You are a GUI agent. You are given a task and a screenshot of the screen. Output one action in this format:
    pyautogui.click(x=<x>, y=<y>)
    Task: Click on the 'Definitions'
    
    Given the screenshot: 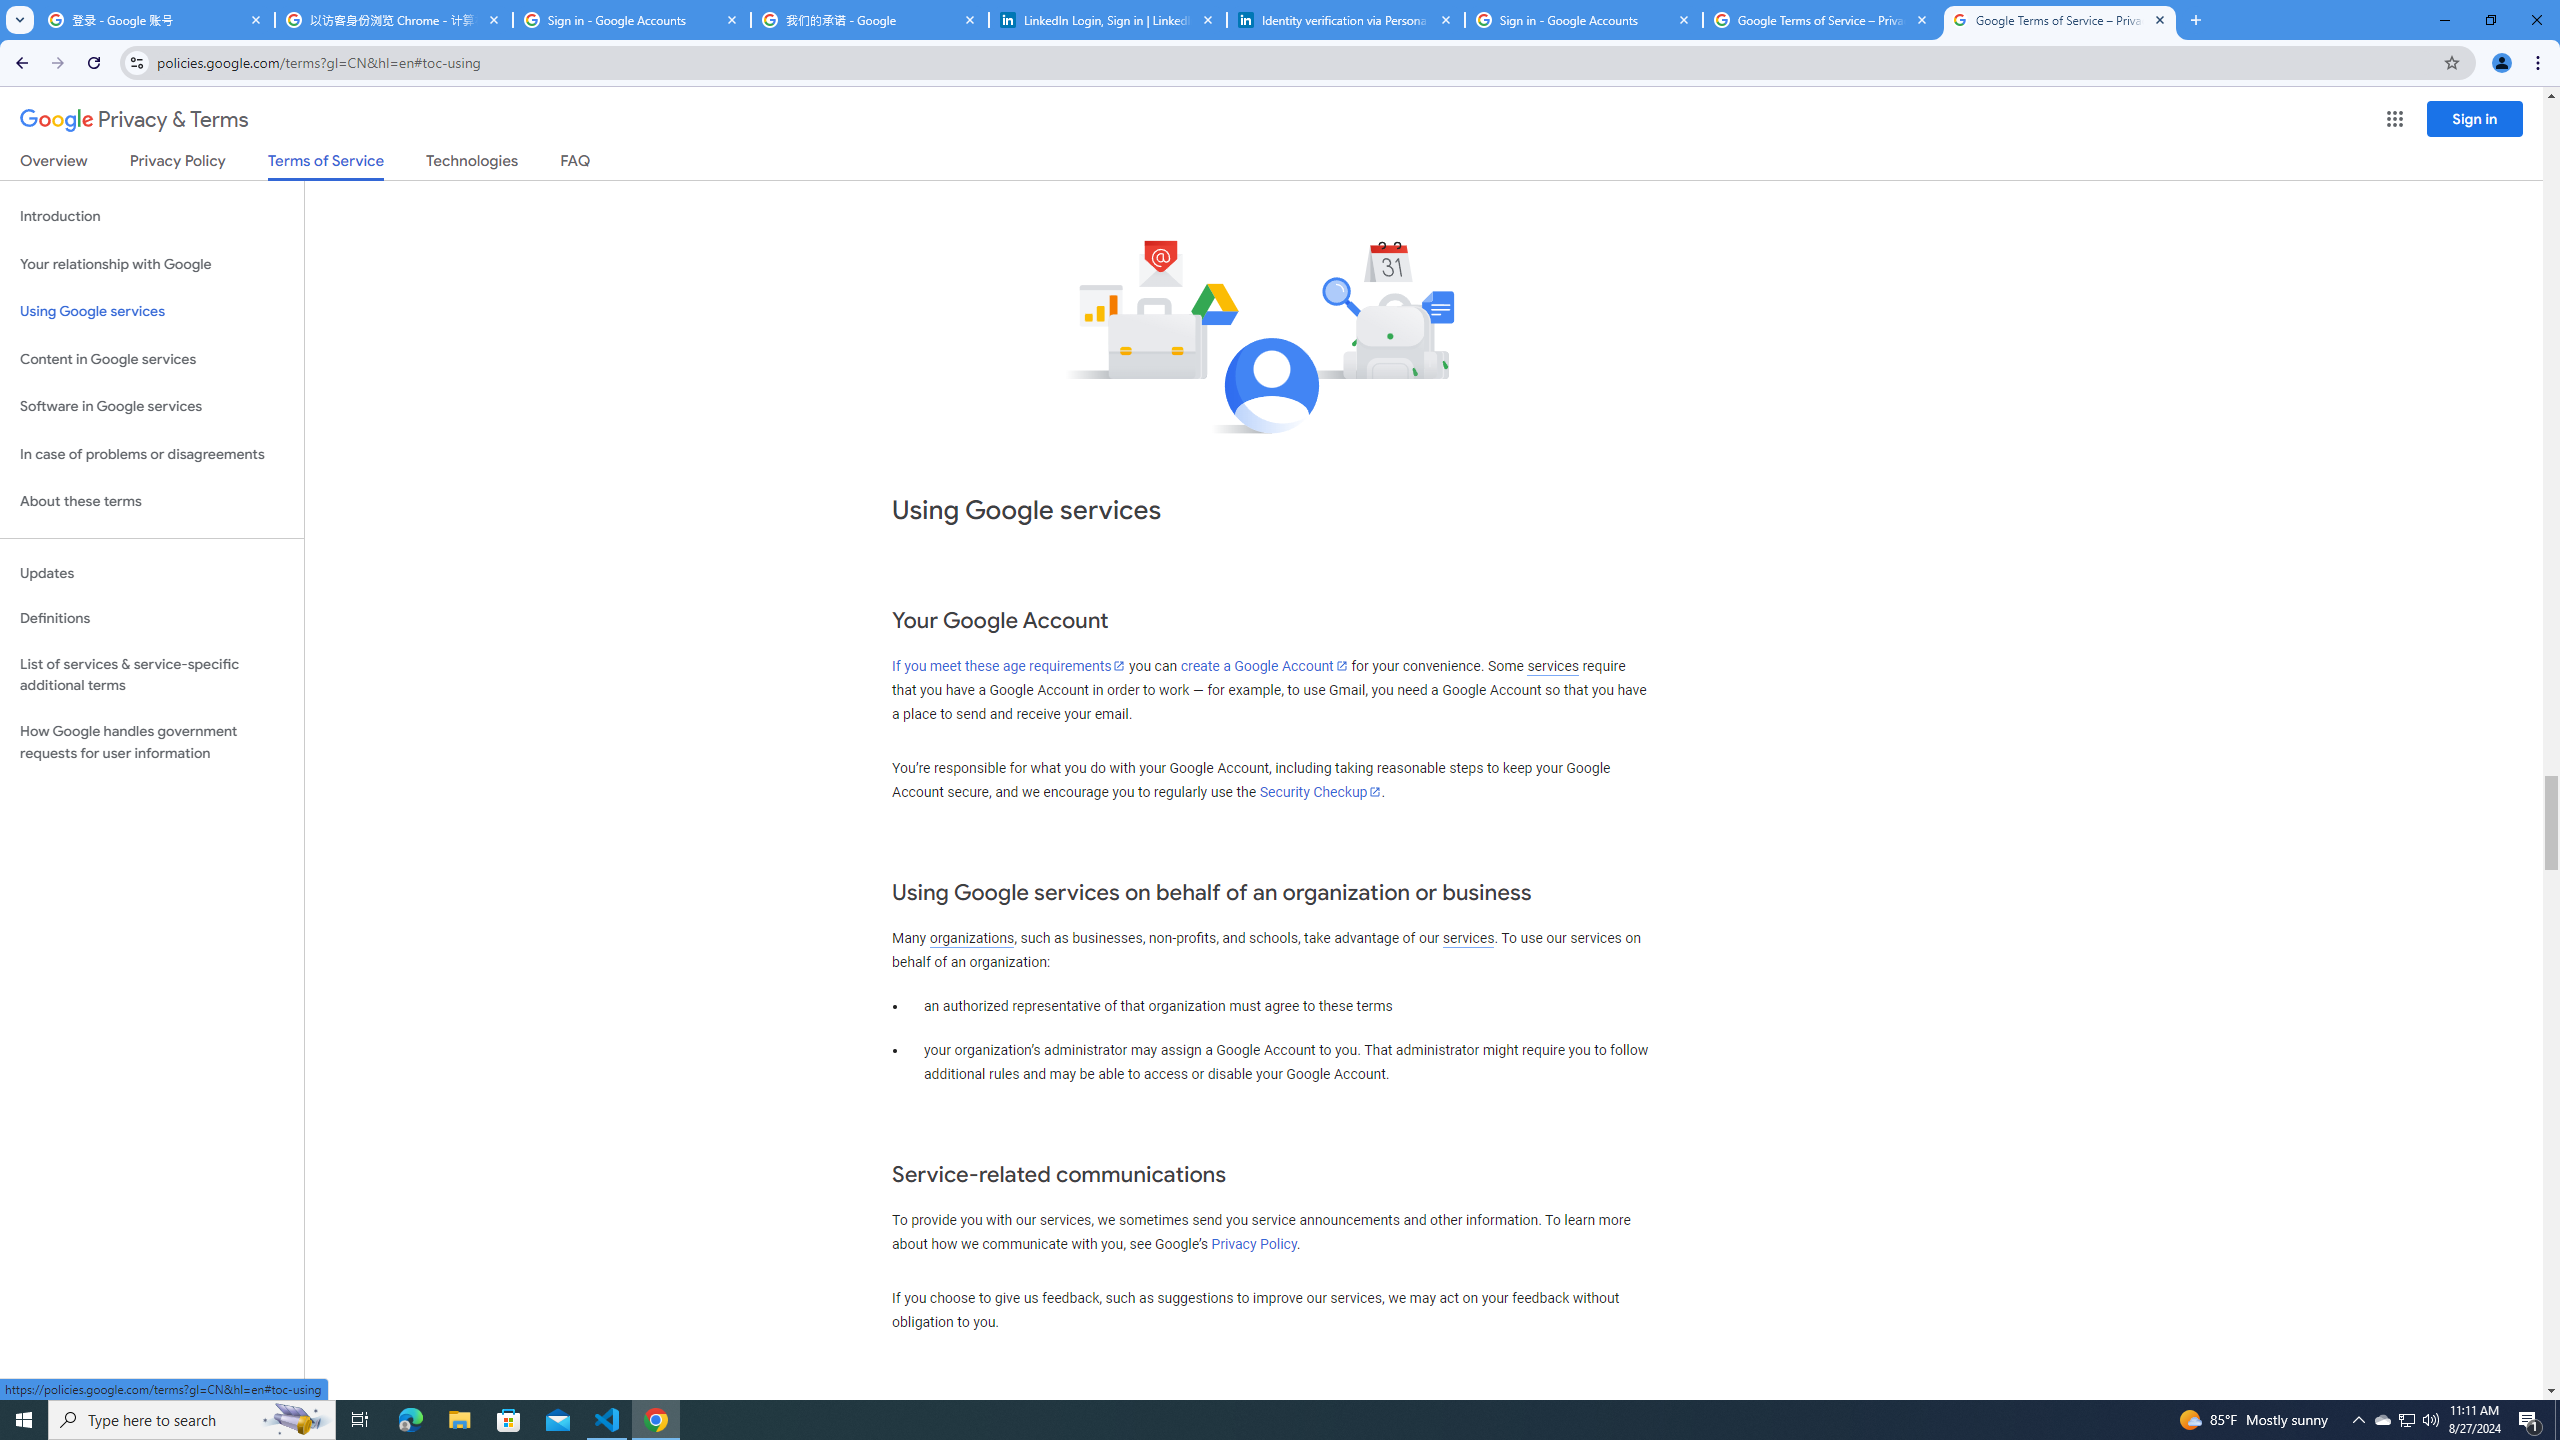 What is the action you would take?
    pyautogui.click(x=151, y=618)
    